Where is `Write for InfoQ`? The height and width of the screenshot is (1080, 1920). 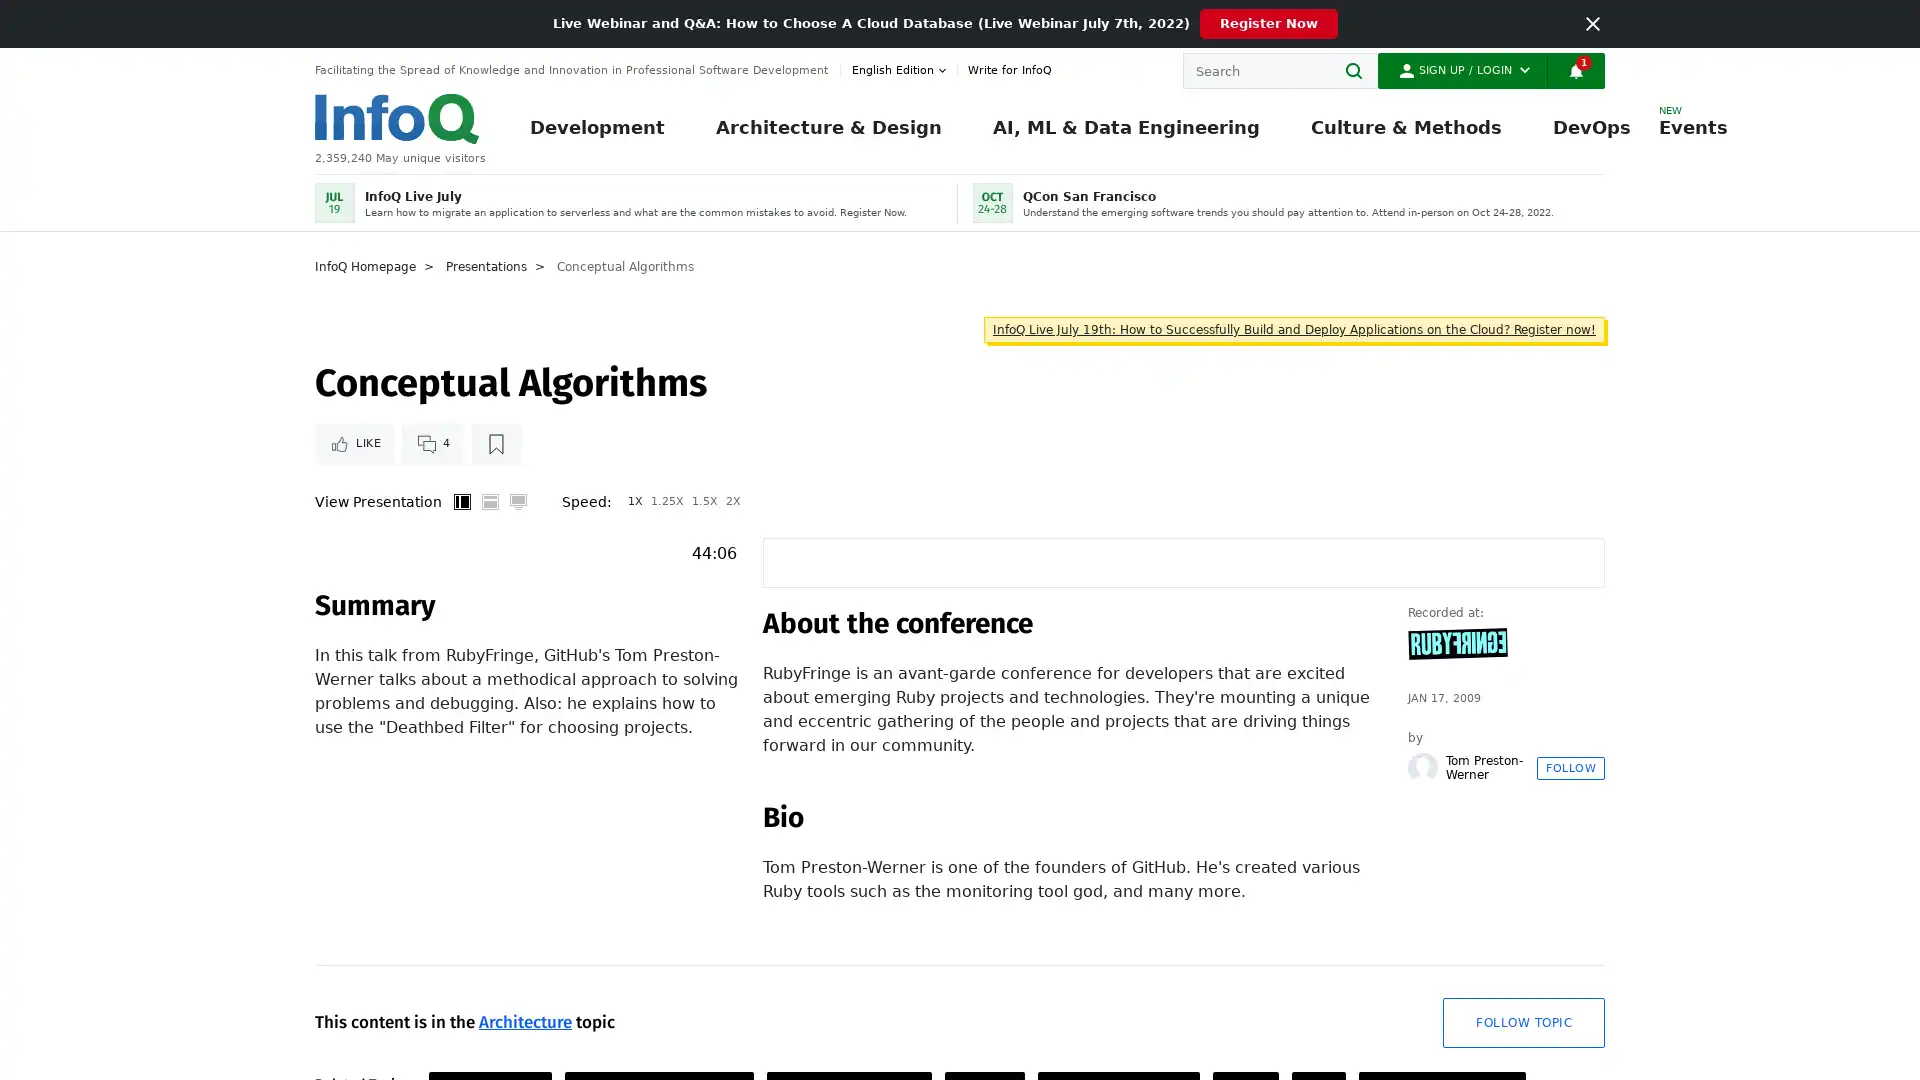
Write for InfoQ is located at coordinates (1004, 69).